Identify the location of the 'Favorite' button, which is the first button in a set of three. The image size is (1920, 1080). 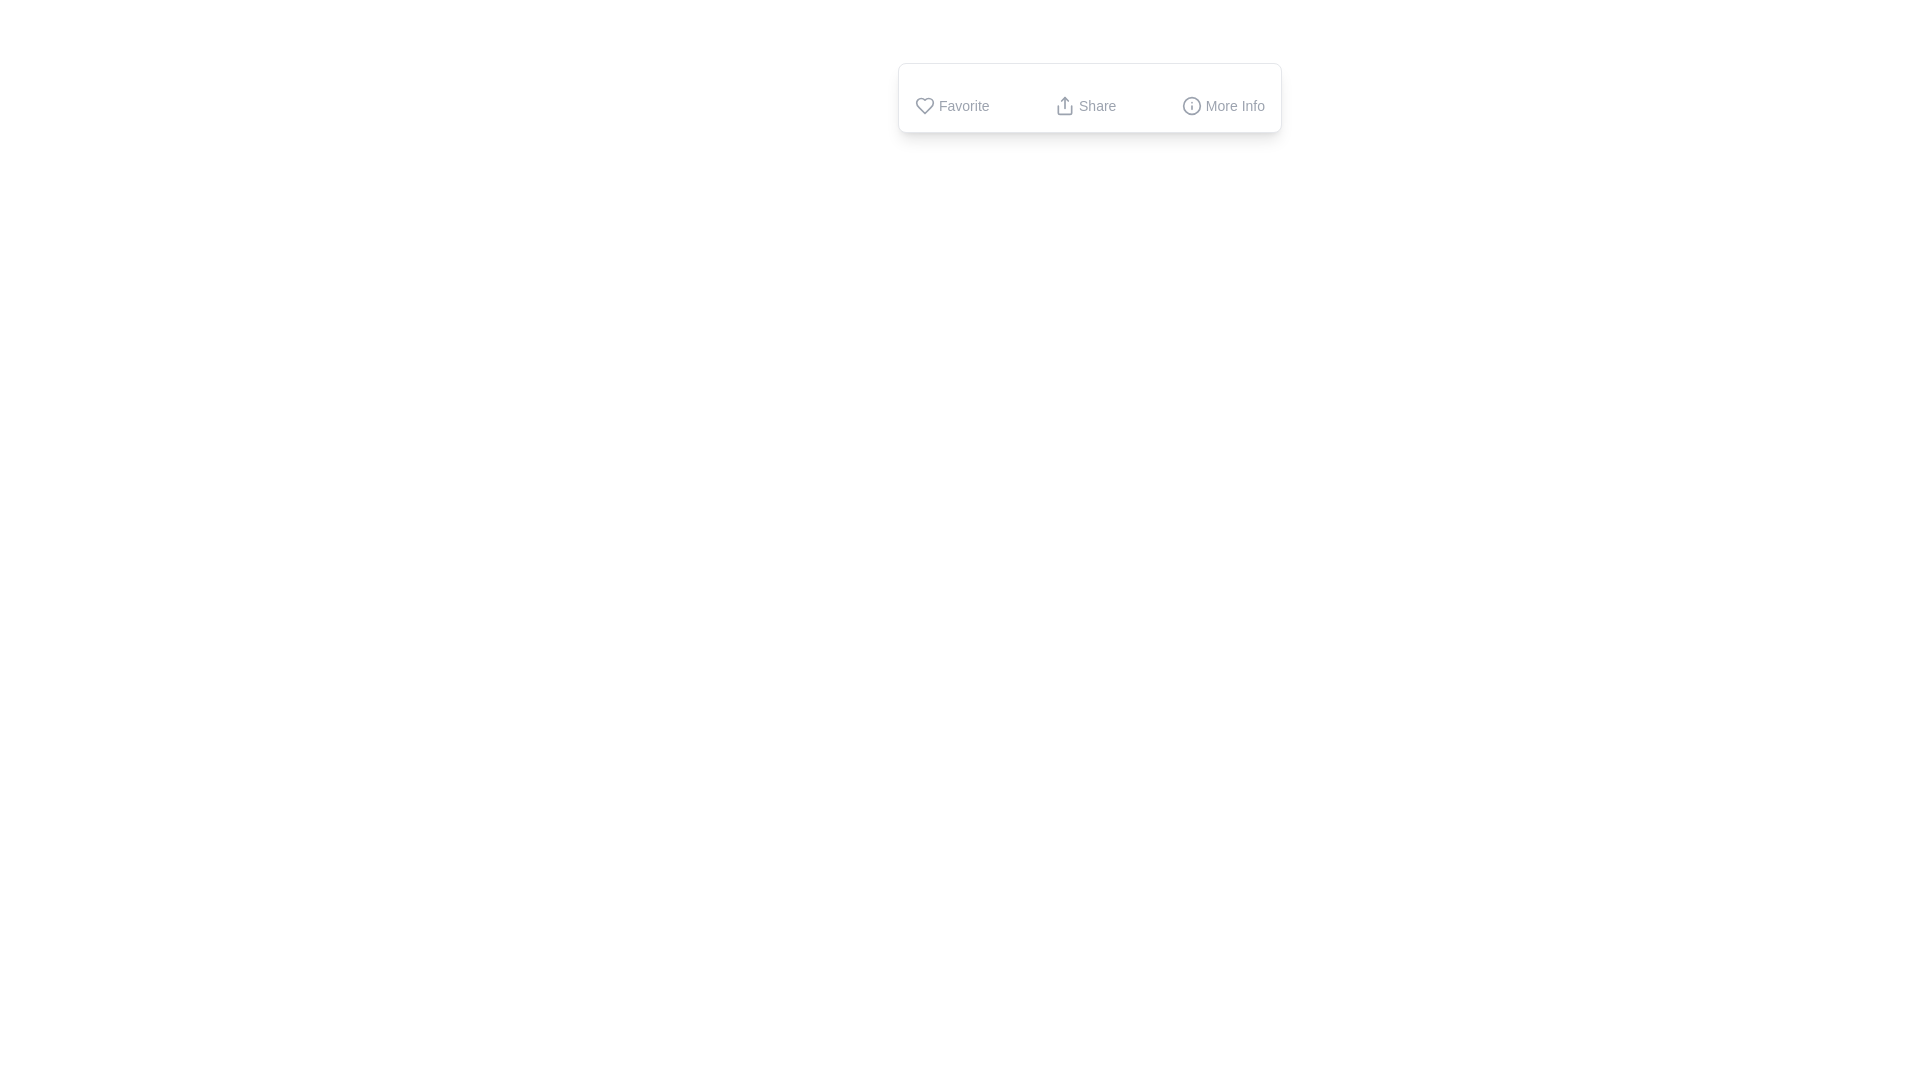
(951, 105).